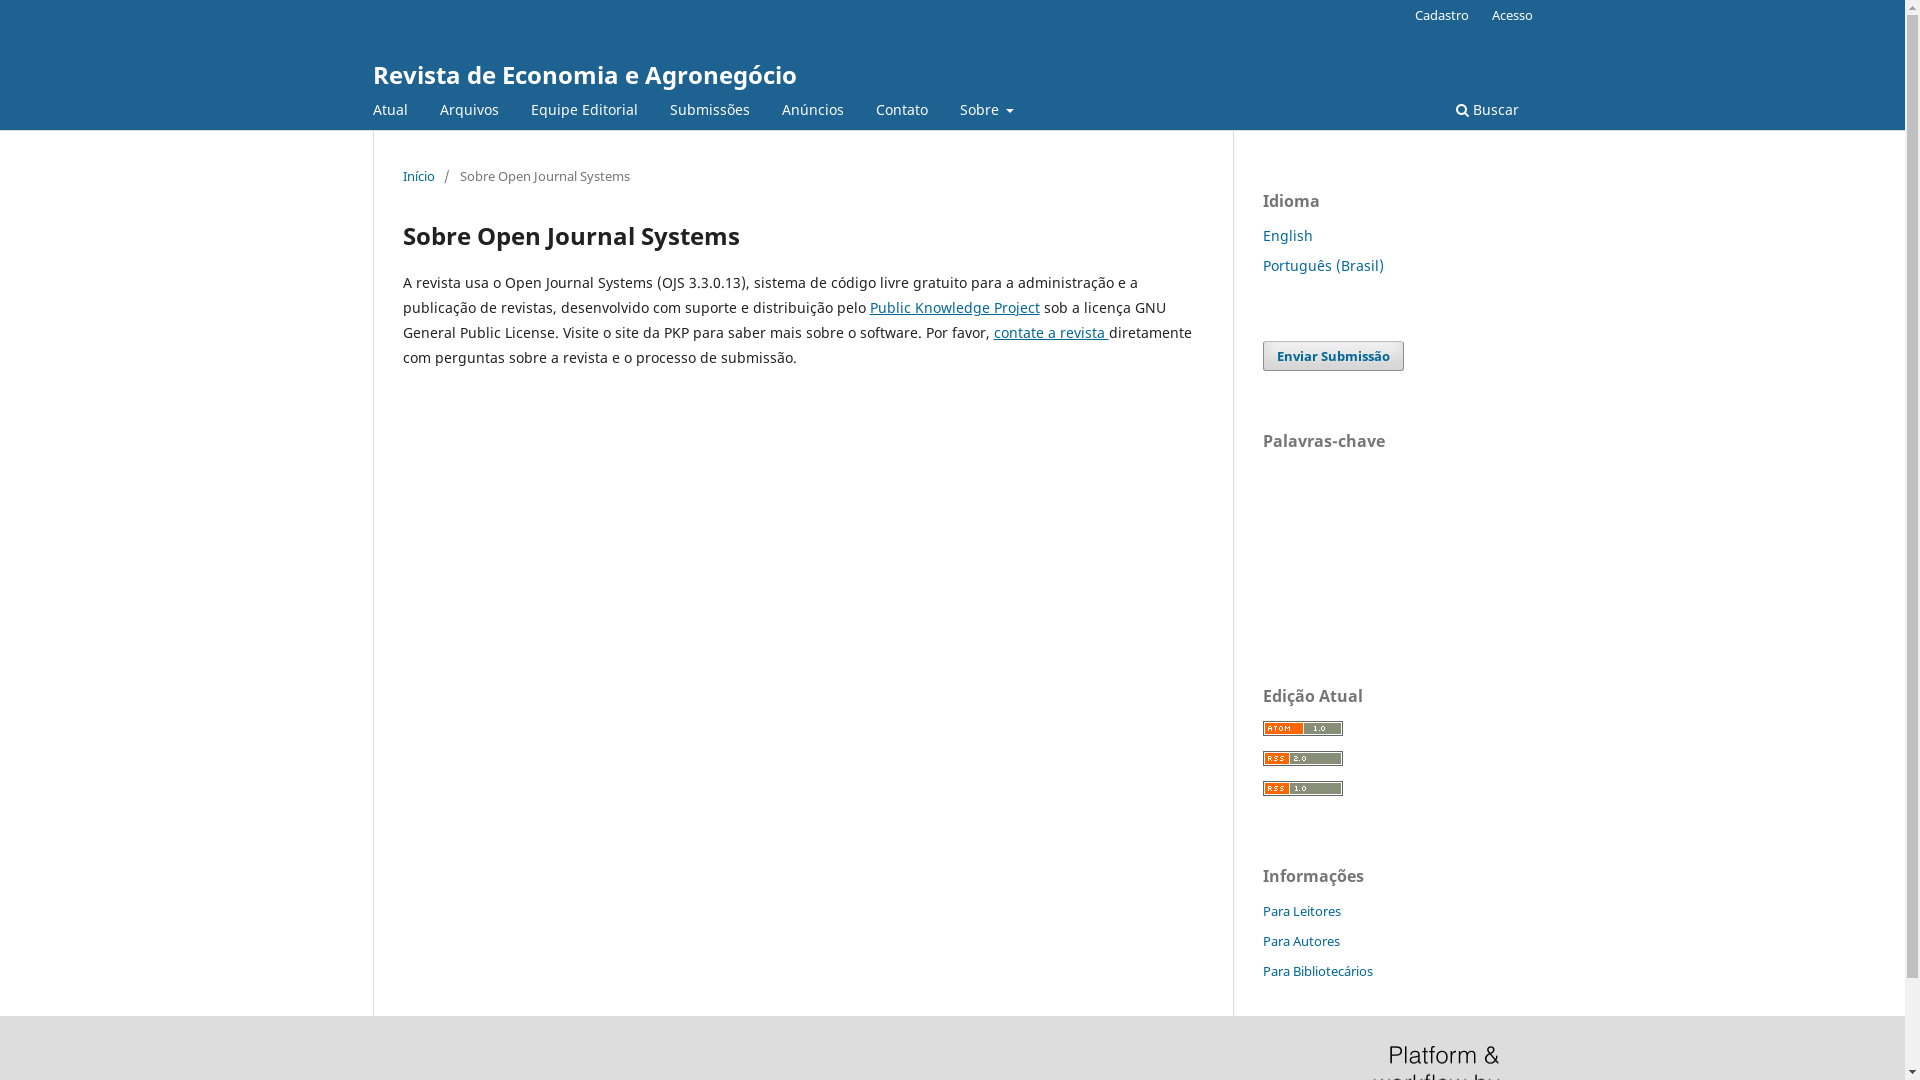 The width and height of the screenshot is (1920, 1080). Describe the element at coordinates (954, 307) in the screenshot. I see `'Public Knowledge Project'` at that location.